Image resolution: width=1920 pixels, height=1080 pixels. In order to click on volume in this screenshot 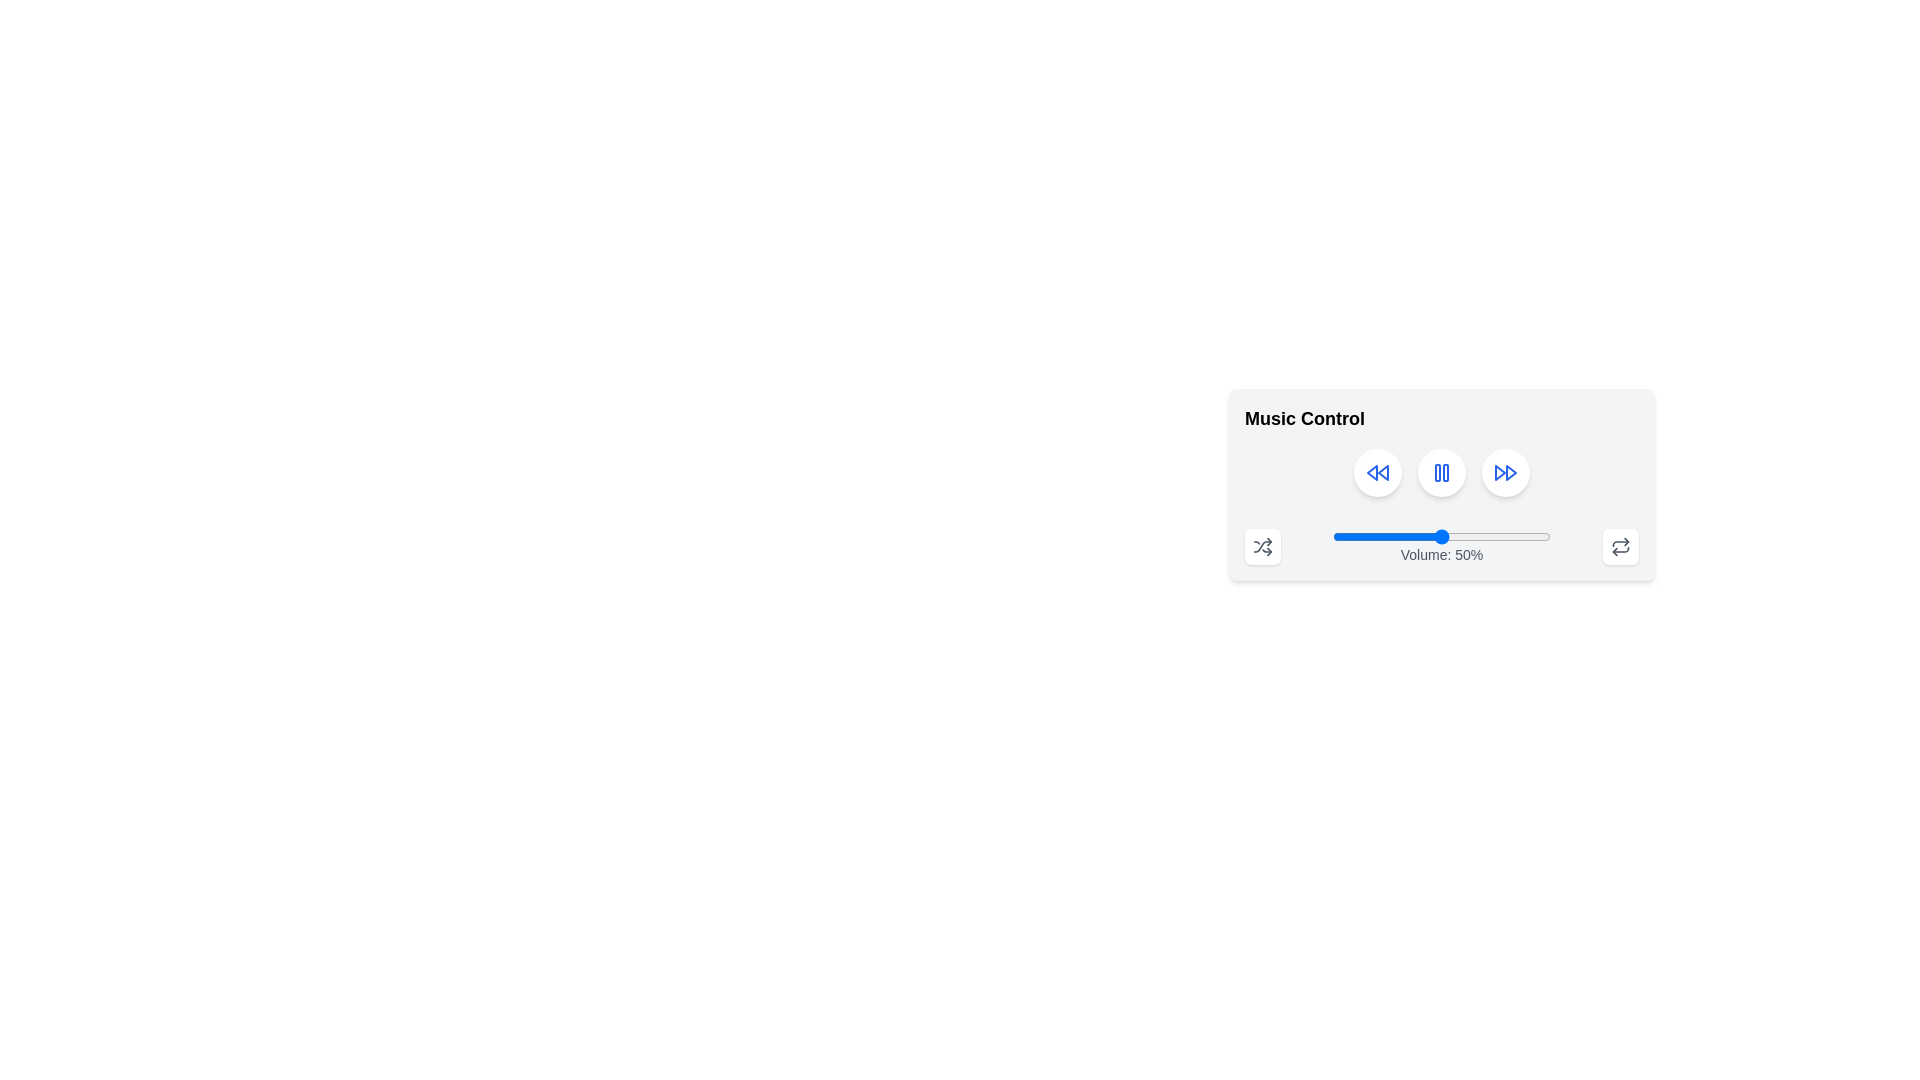, I will do `click(1371, 535)`.